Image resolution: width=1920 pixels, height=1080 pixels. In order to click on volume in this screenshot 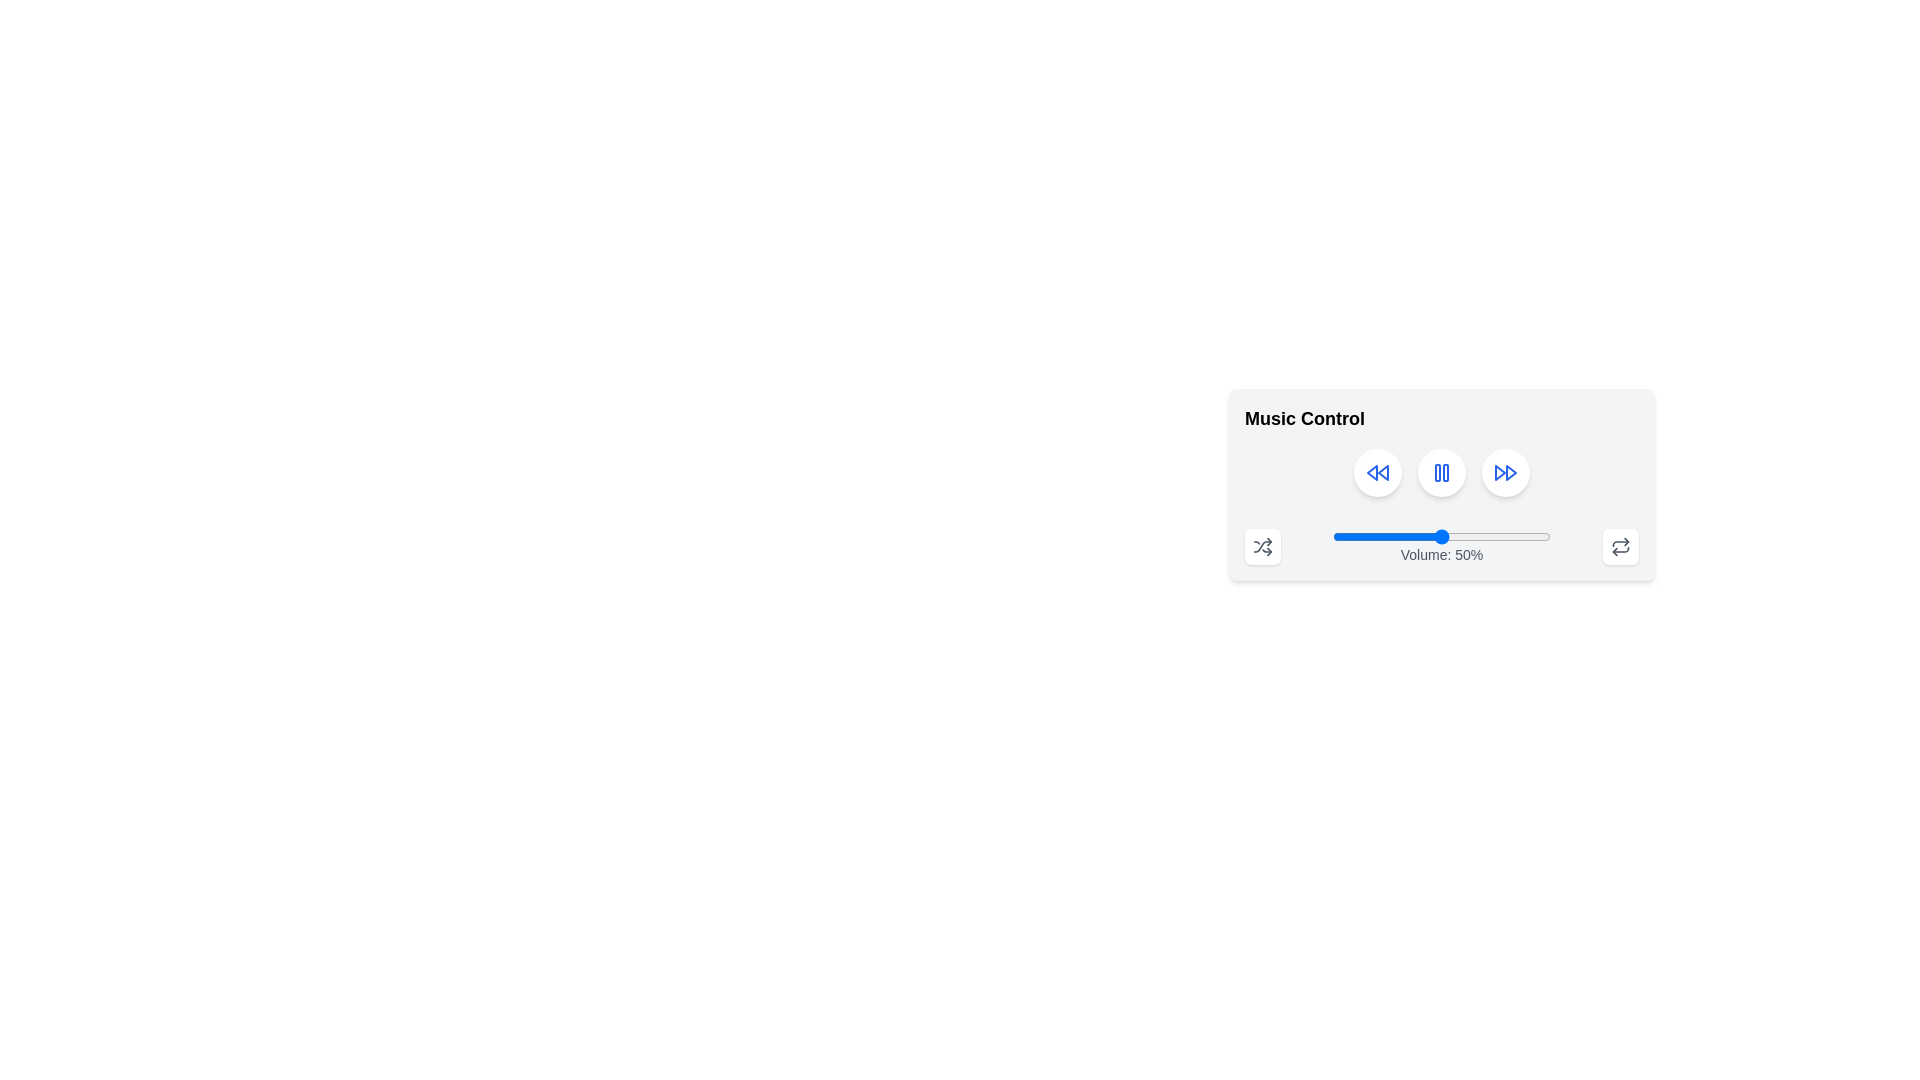, I will do `click(1371, 535)`.